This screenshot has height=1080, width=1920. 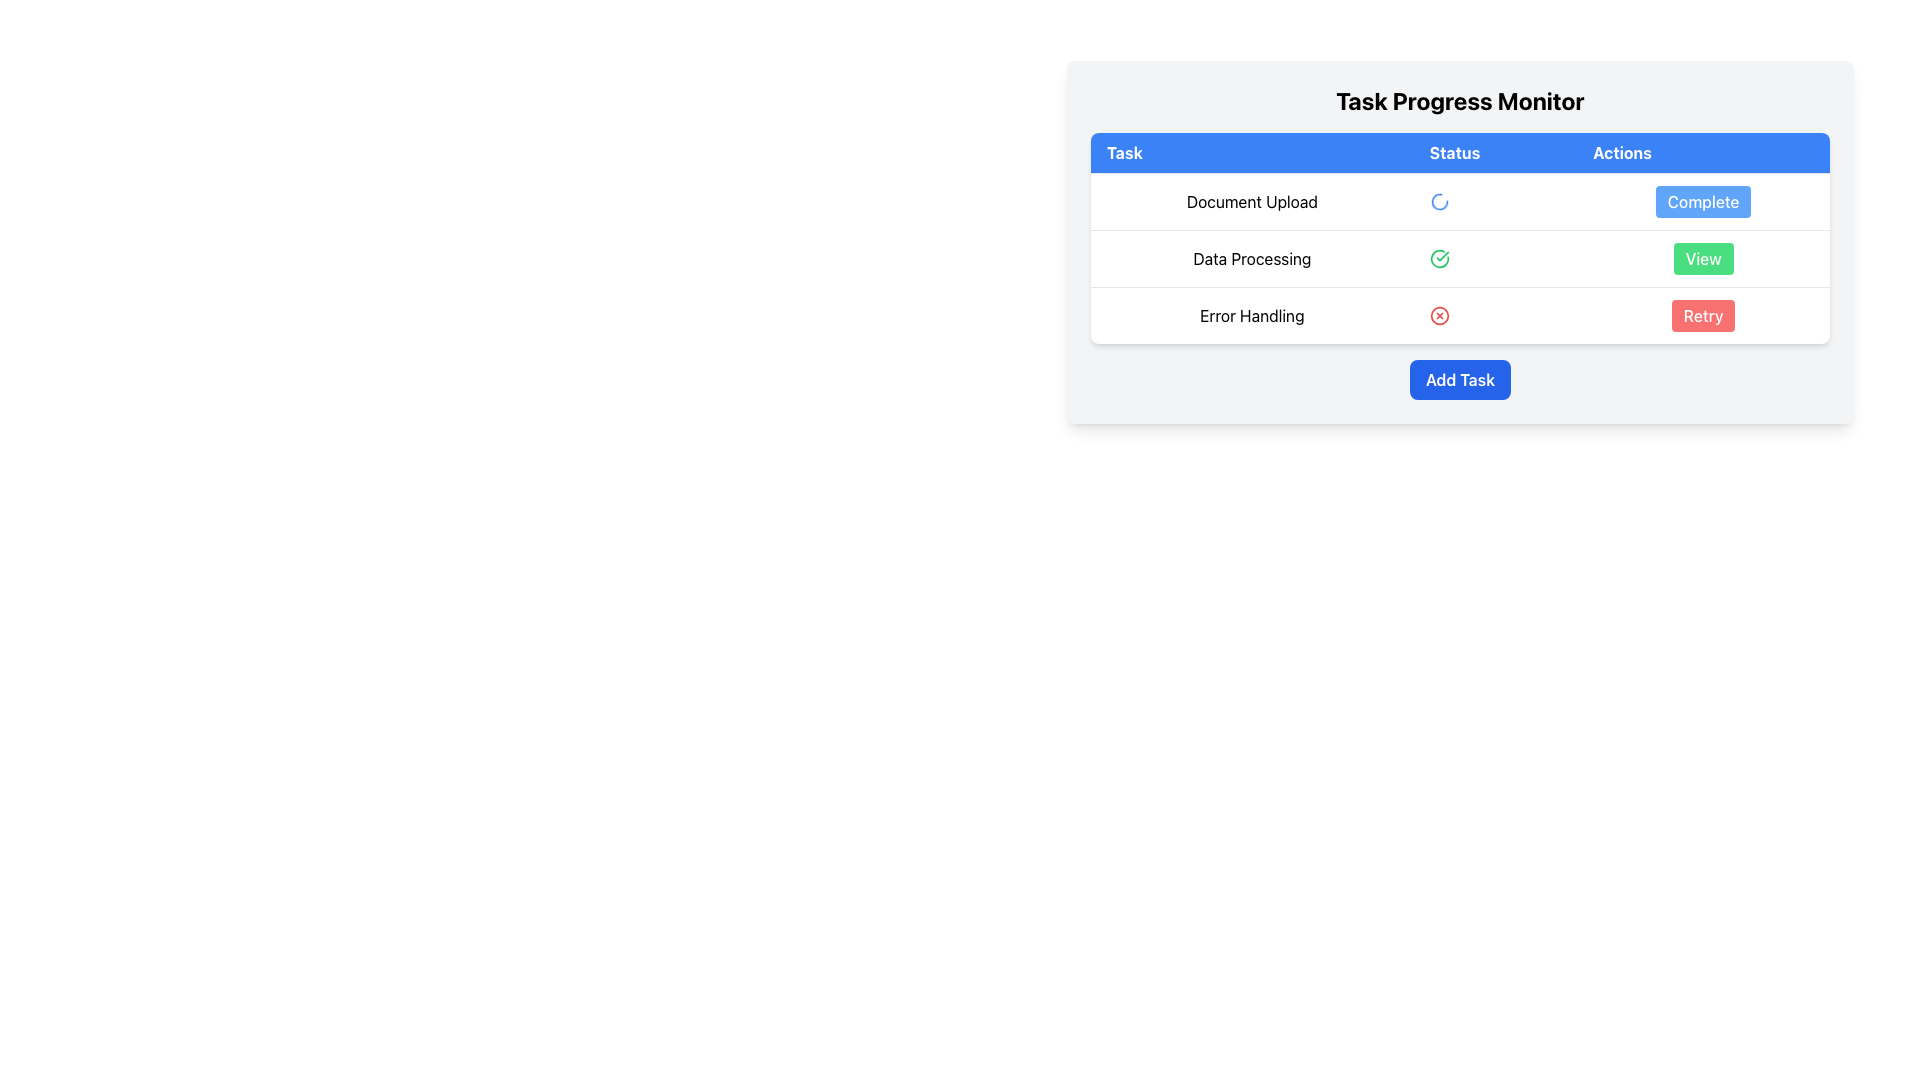 What do you see at coordinates (1460, 315) in the screenshot?
I see `the 'Retry' button in the bottom row of the monitoring table, which represents the status of the task 'Error Handling'` at bounding box center [1460, 315].